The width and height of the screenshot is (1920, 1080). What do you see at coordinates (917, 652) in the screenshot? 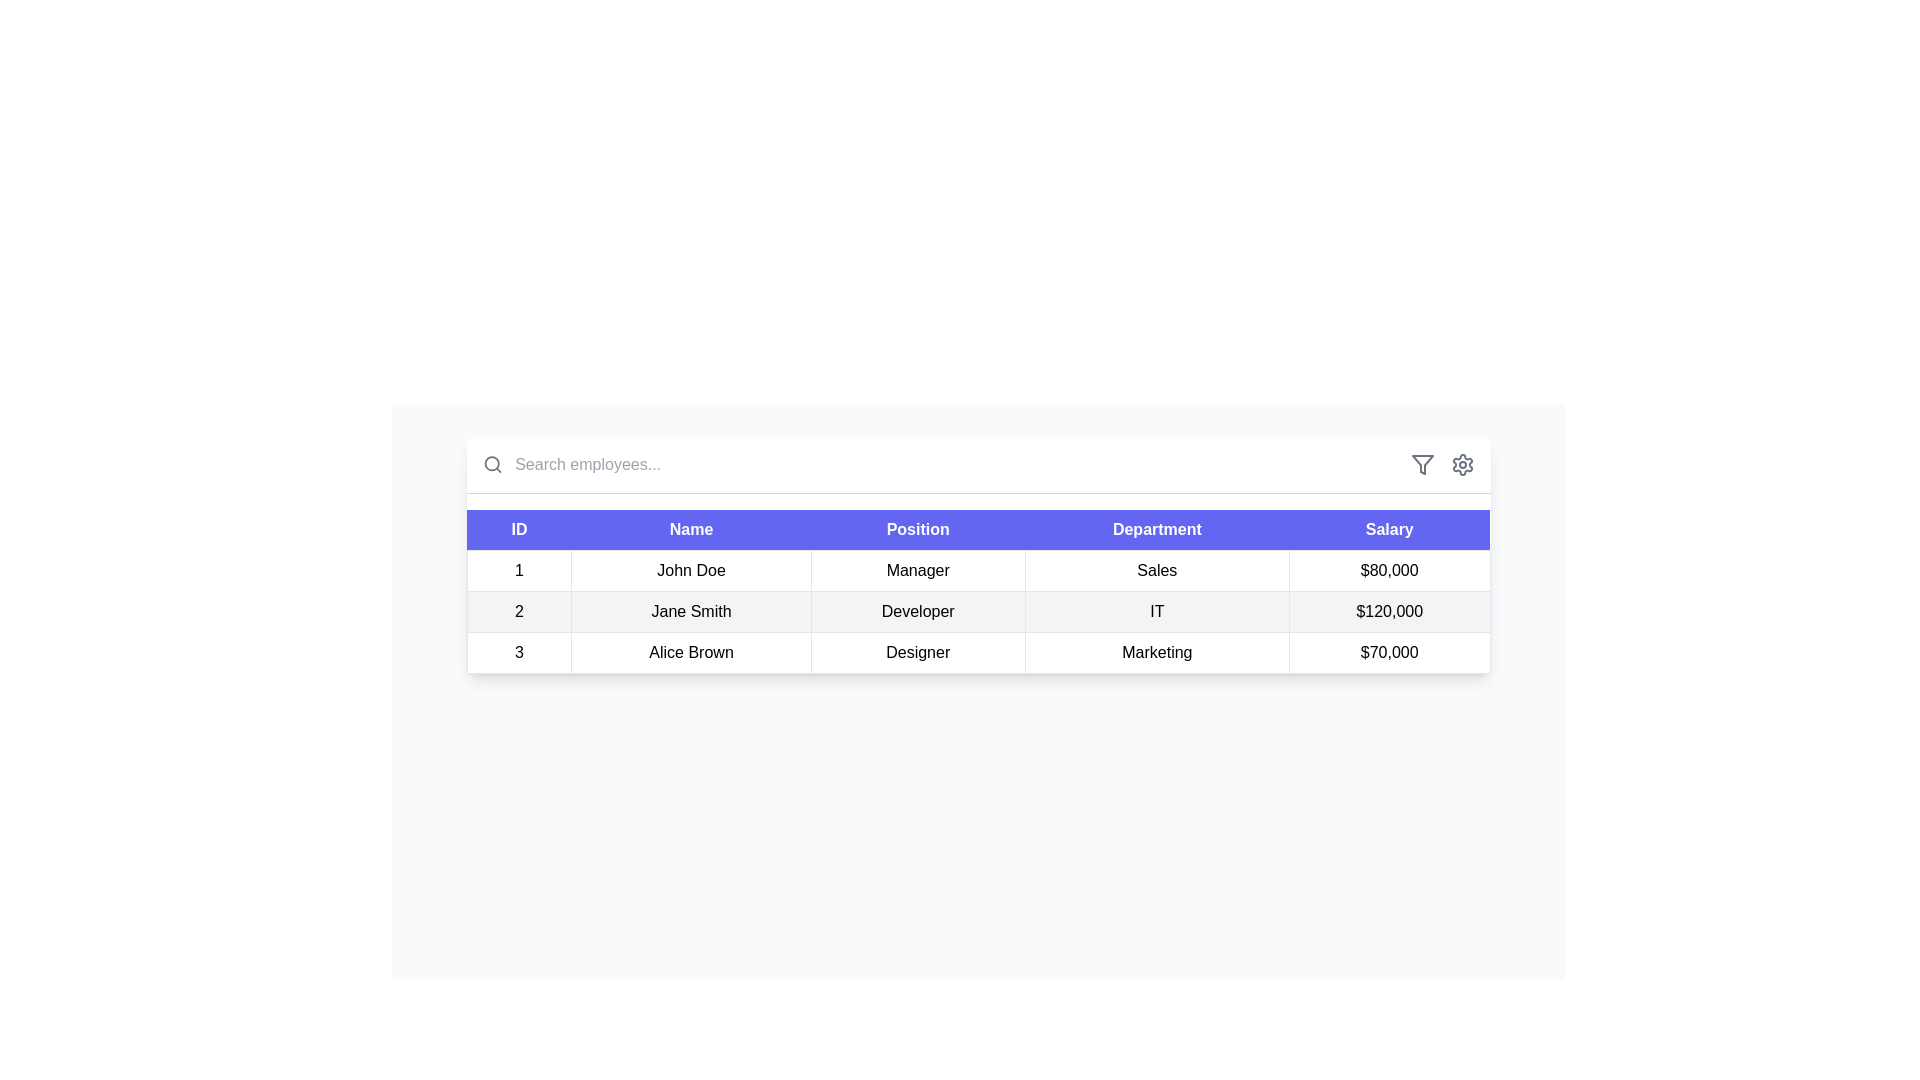
I see `the table cell displaying the text 'Designer', located in the third column of the third row, under the 'Position' header` at bounding box center [917, 652].